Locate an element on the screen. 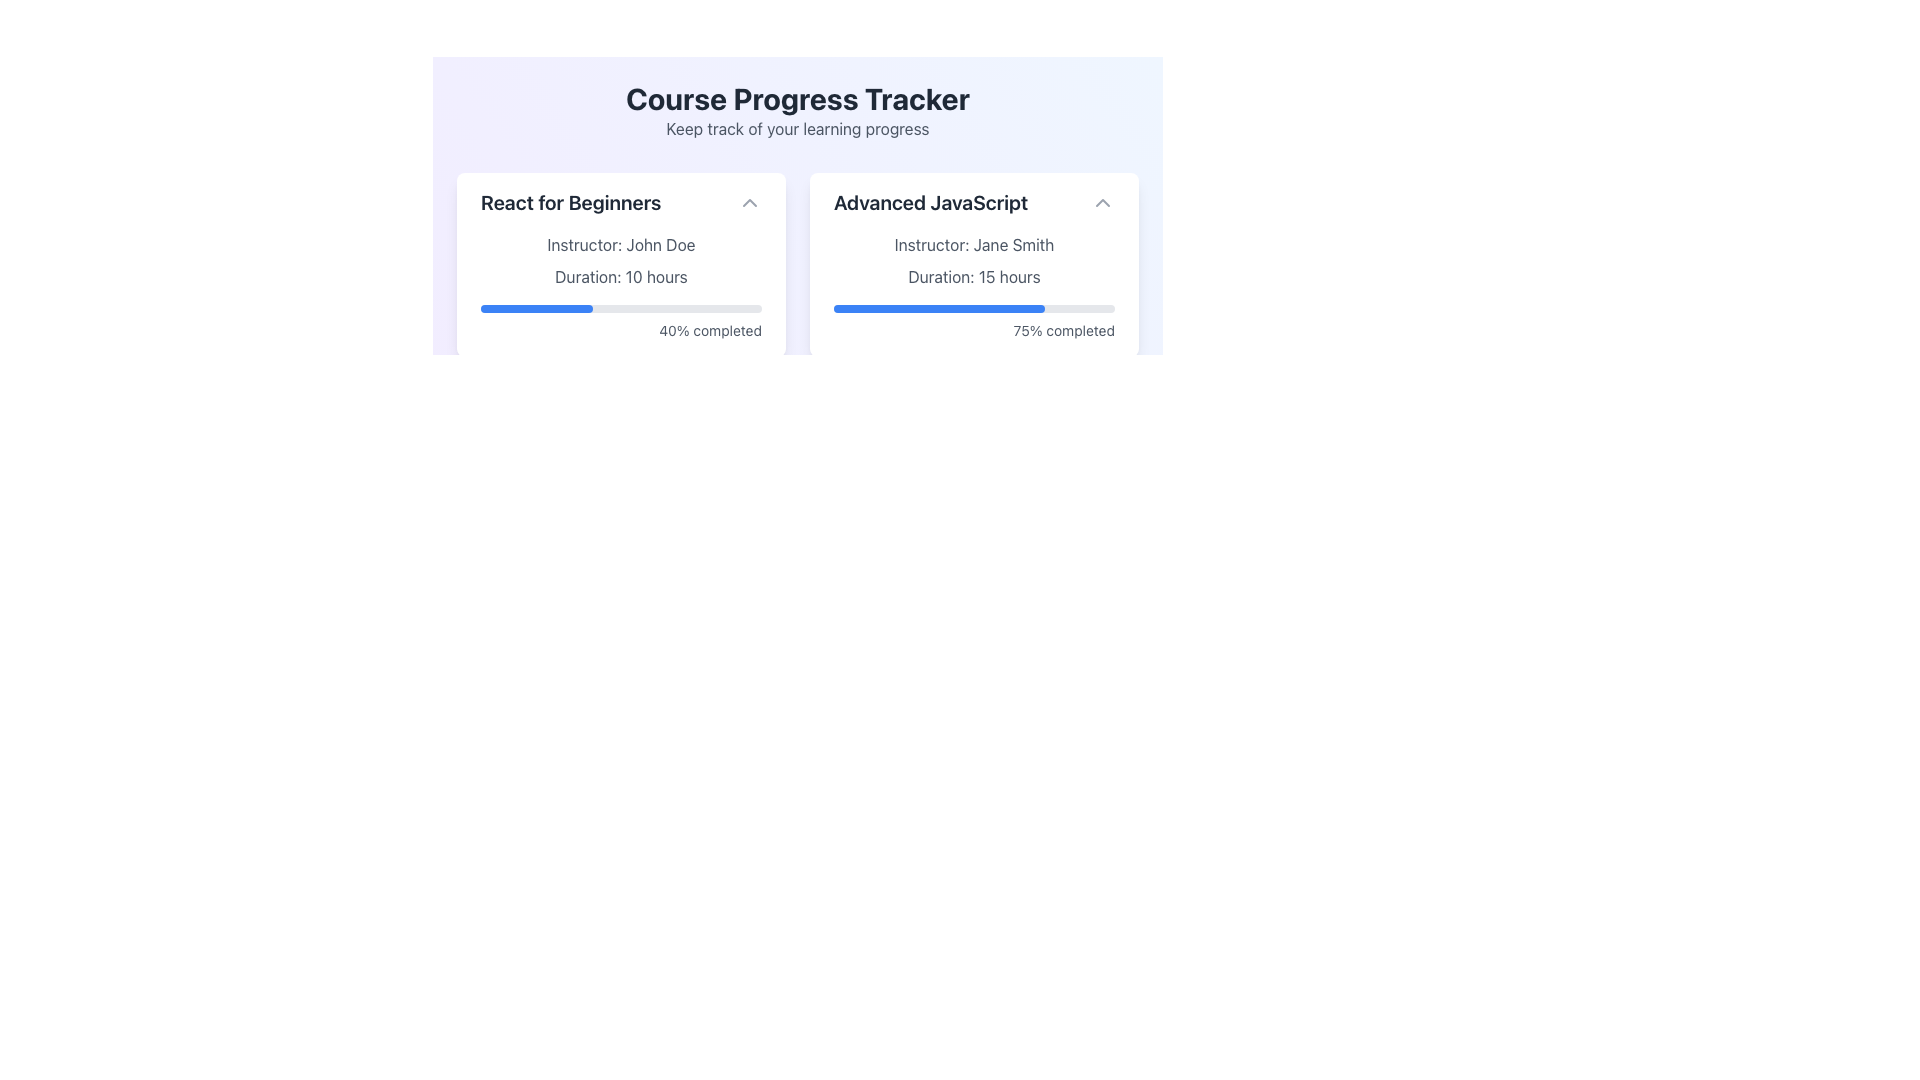  the Chevron Icon located at the top-right corner of the 'Advanced JavaScript' card is located at coordinates (1102, 203).